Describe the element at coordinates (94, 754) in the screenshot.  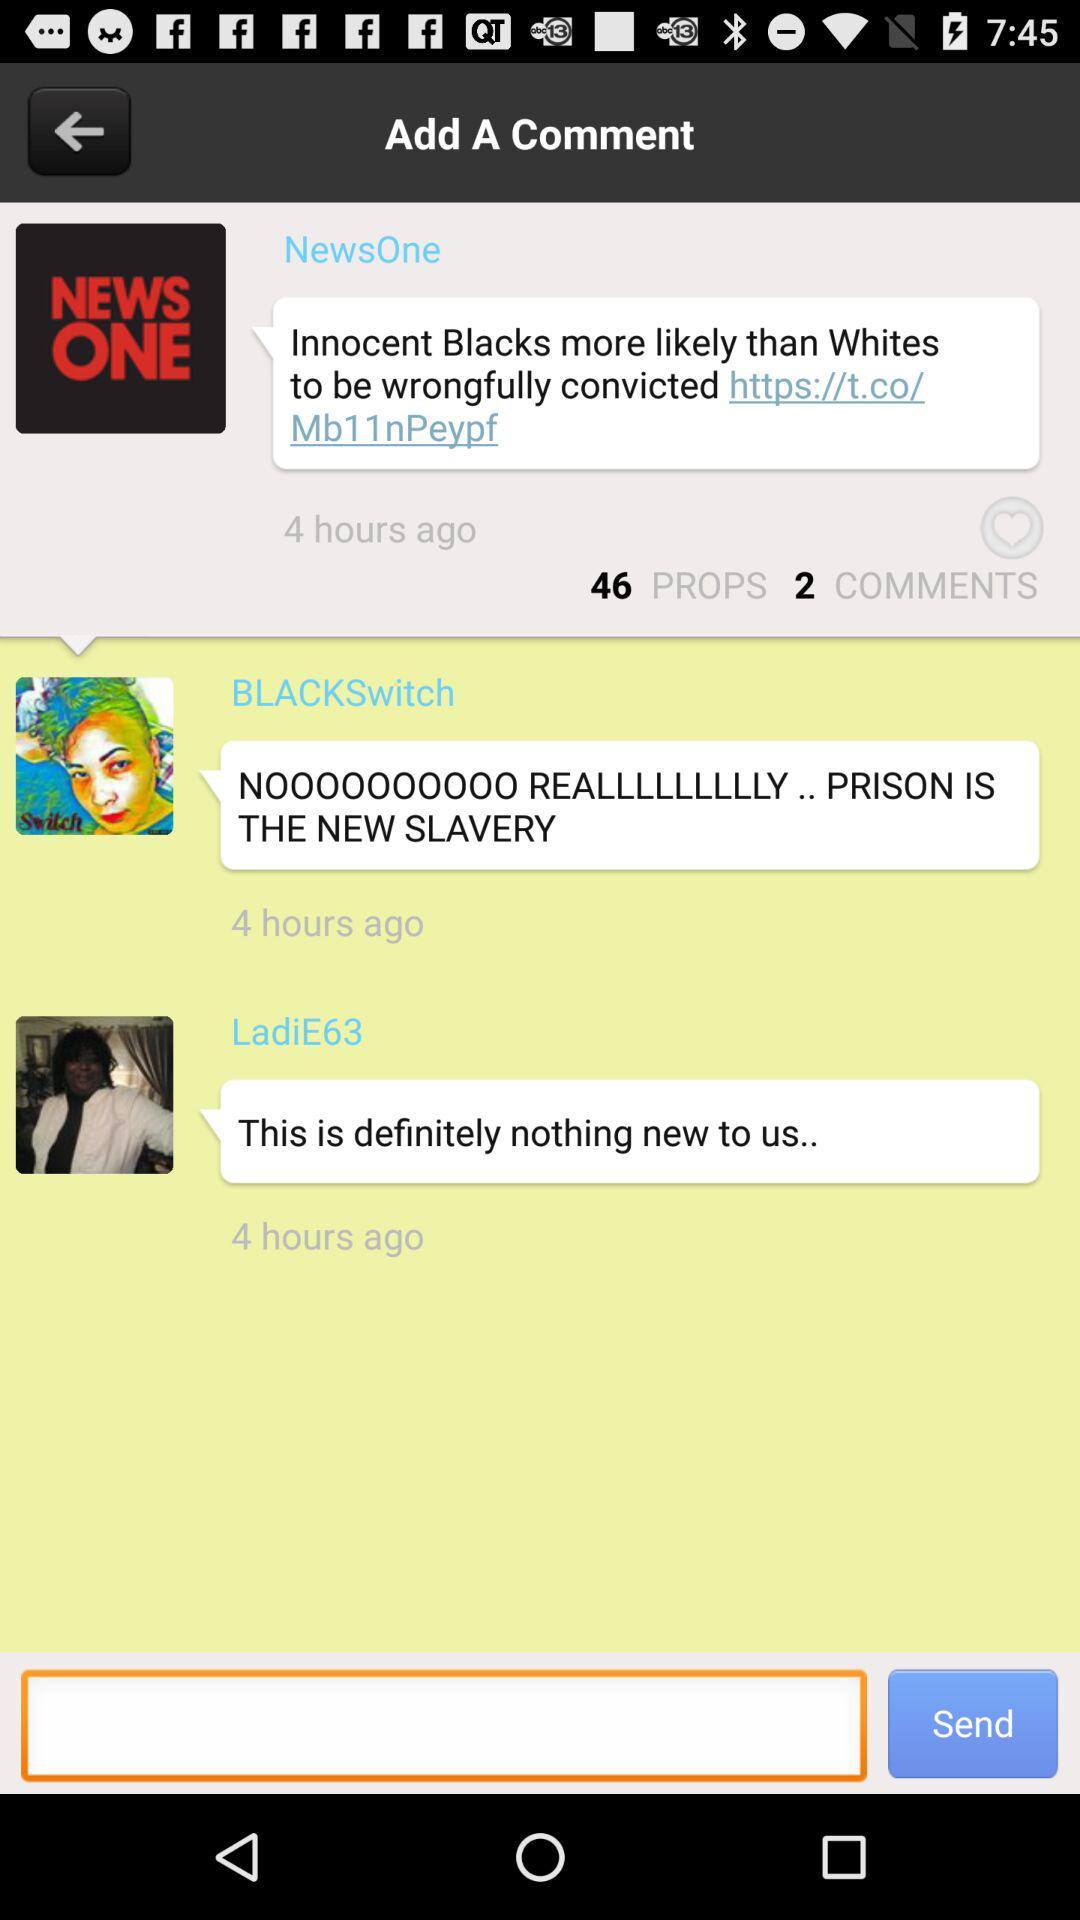
I see `click on the avatar` at that location.